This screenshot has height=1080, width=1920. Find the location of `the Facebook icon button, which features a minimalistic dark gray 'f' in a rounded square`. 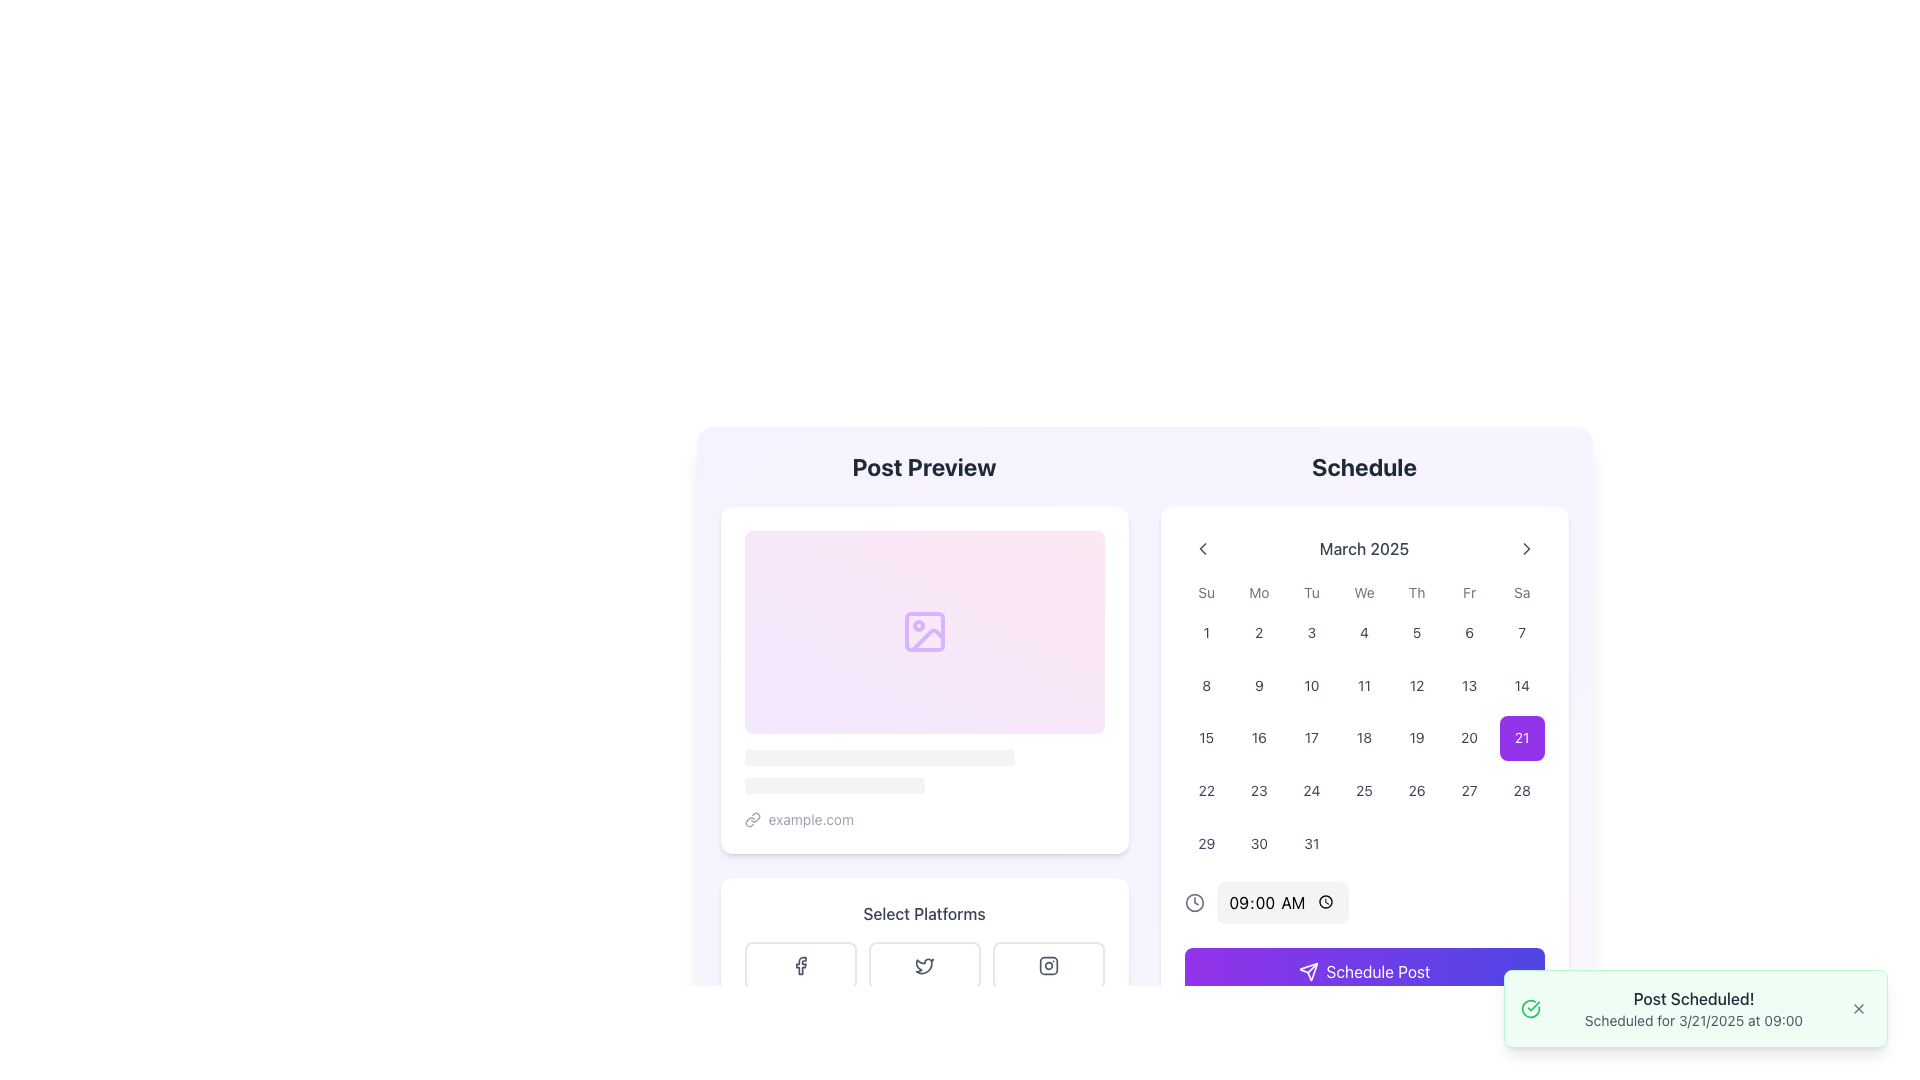

the Facebook icon button, which features a minimalistic dark gray 'f' in a rounded square is located at coordinates (800, 964).